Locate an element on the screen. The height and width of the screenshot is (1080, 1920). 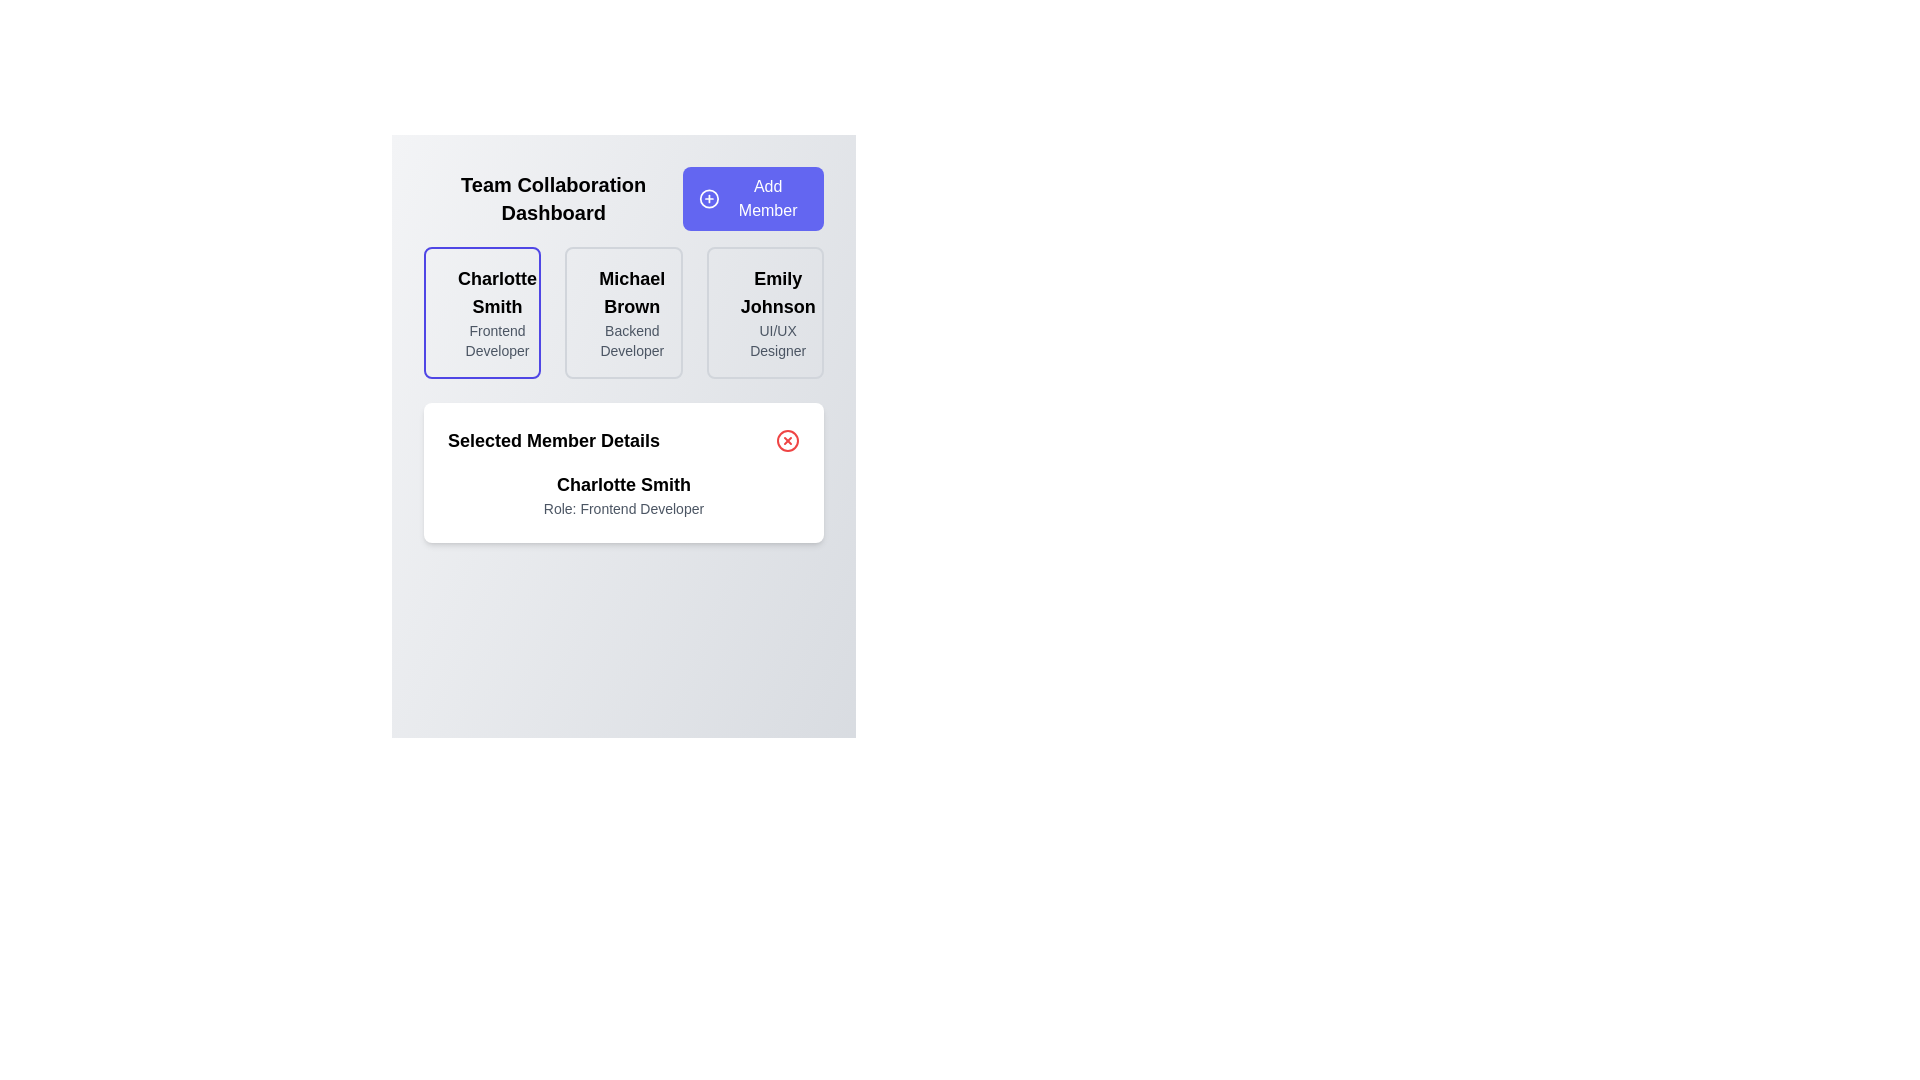
the 'Add Member' button, which has a blue background and a white '+' icon is located at coordinates (752, 199).